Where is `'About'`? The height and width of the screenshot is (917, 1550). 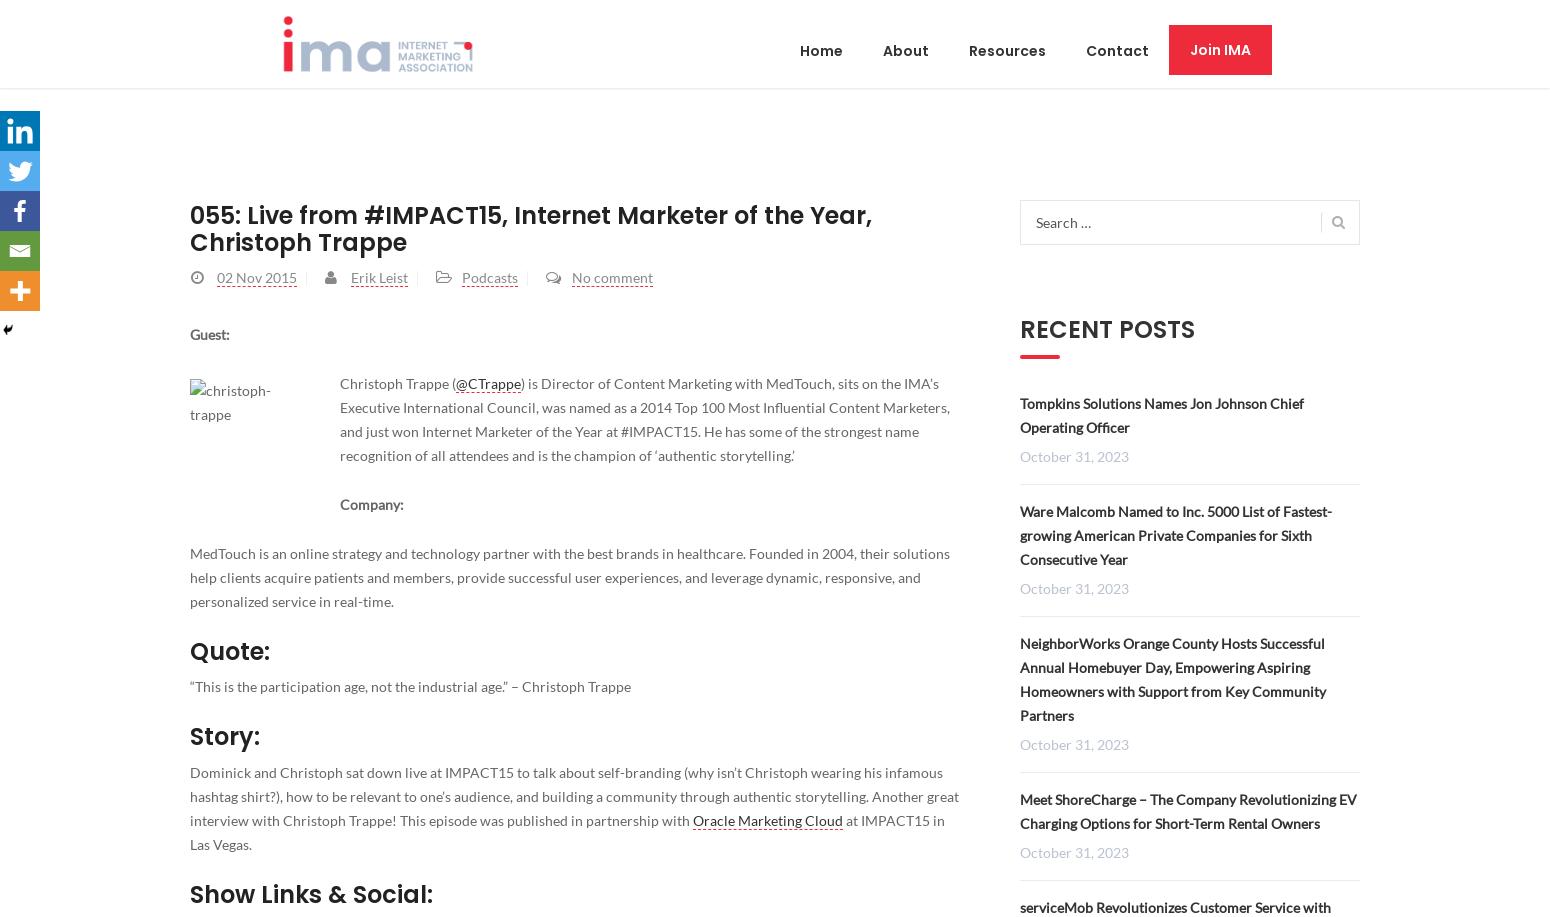
'About' is located at coordinates (905, 50).